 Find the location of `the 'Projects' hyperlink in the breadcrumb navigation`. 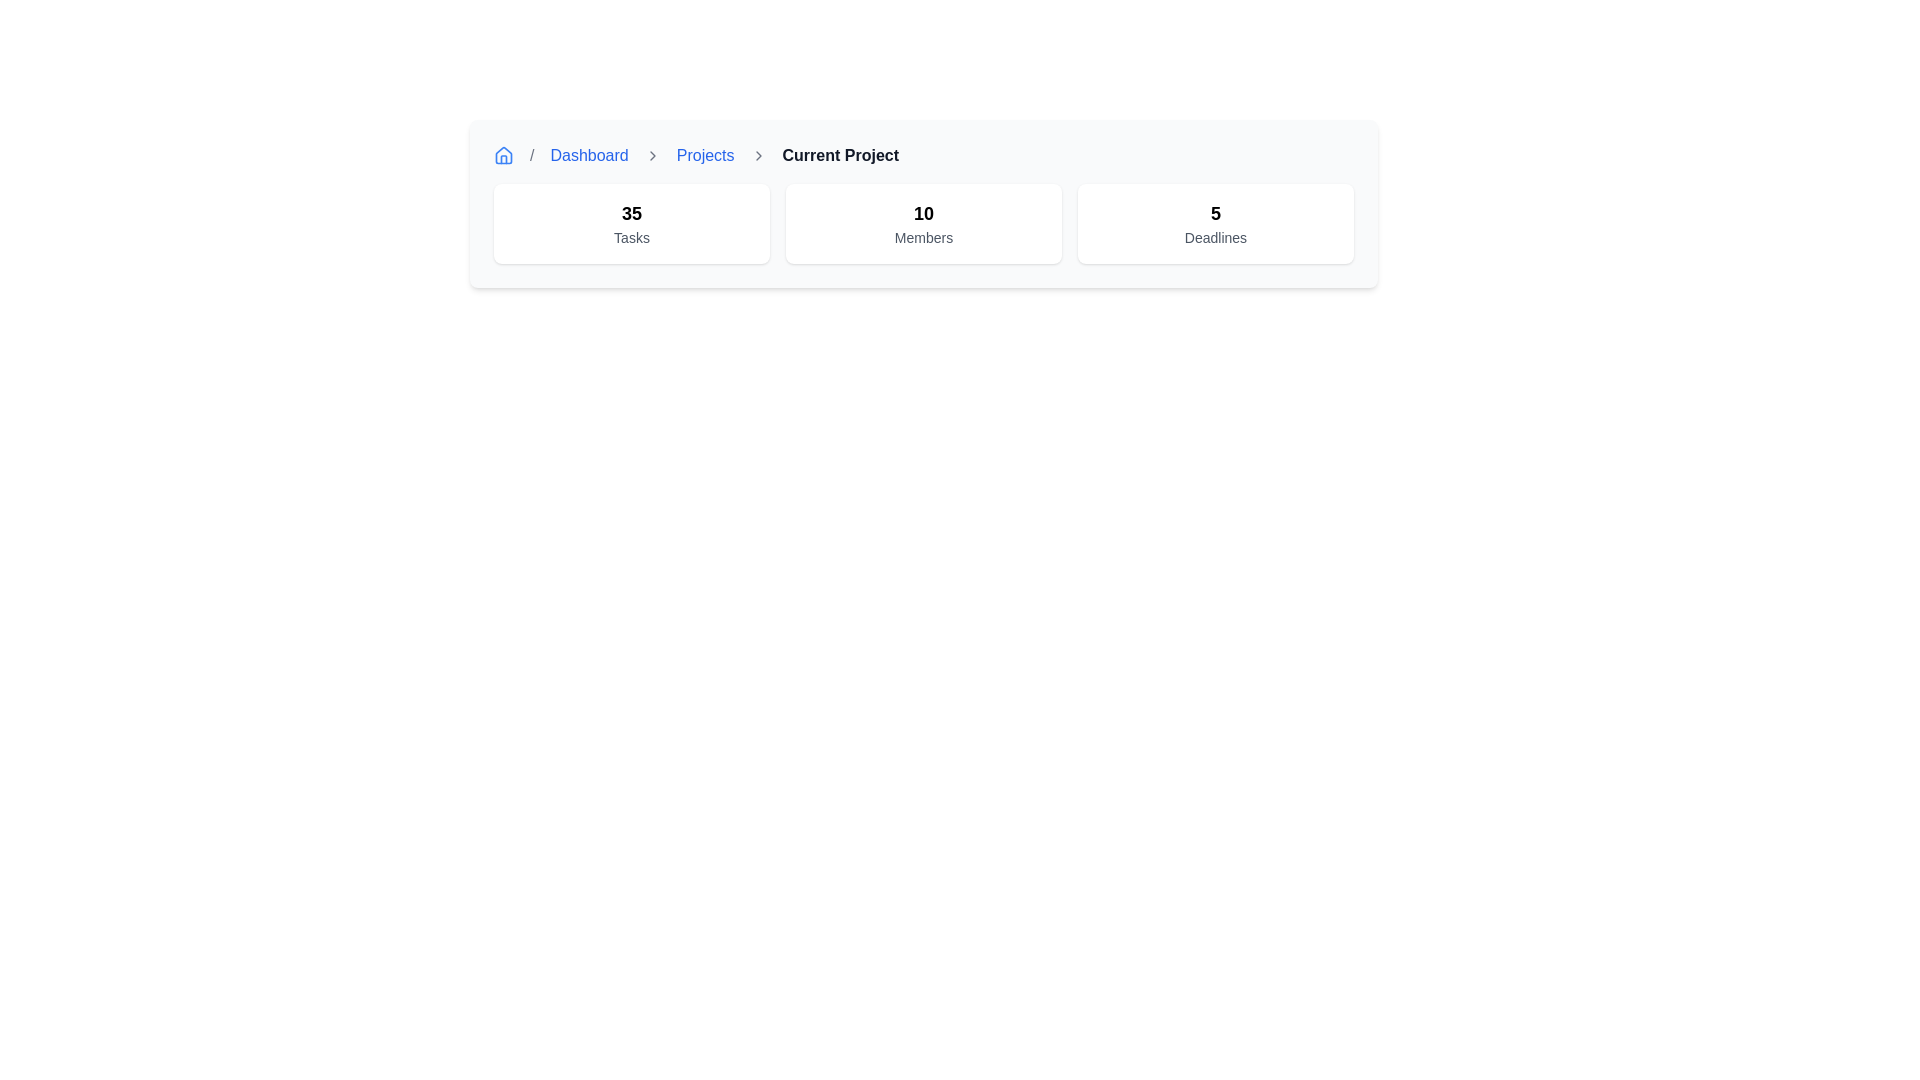

the 'Projects' hyperlink in the breadcrumb navigation is located at coordinates (705, 154).